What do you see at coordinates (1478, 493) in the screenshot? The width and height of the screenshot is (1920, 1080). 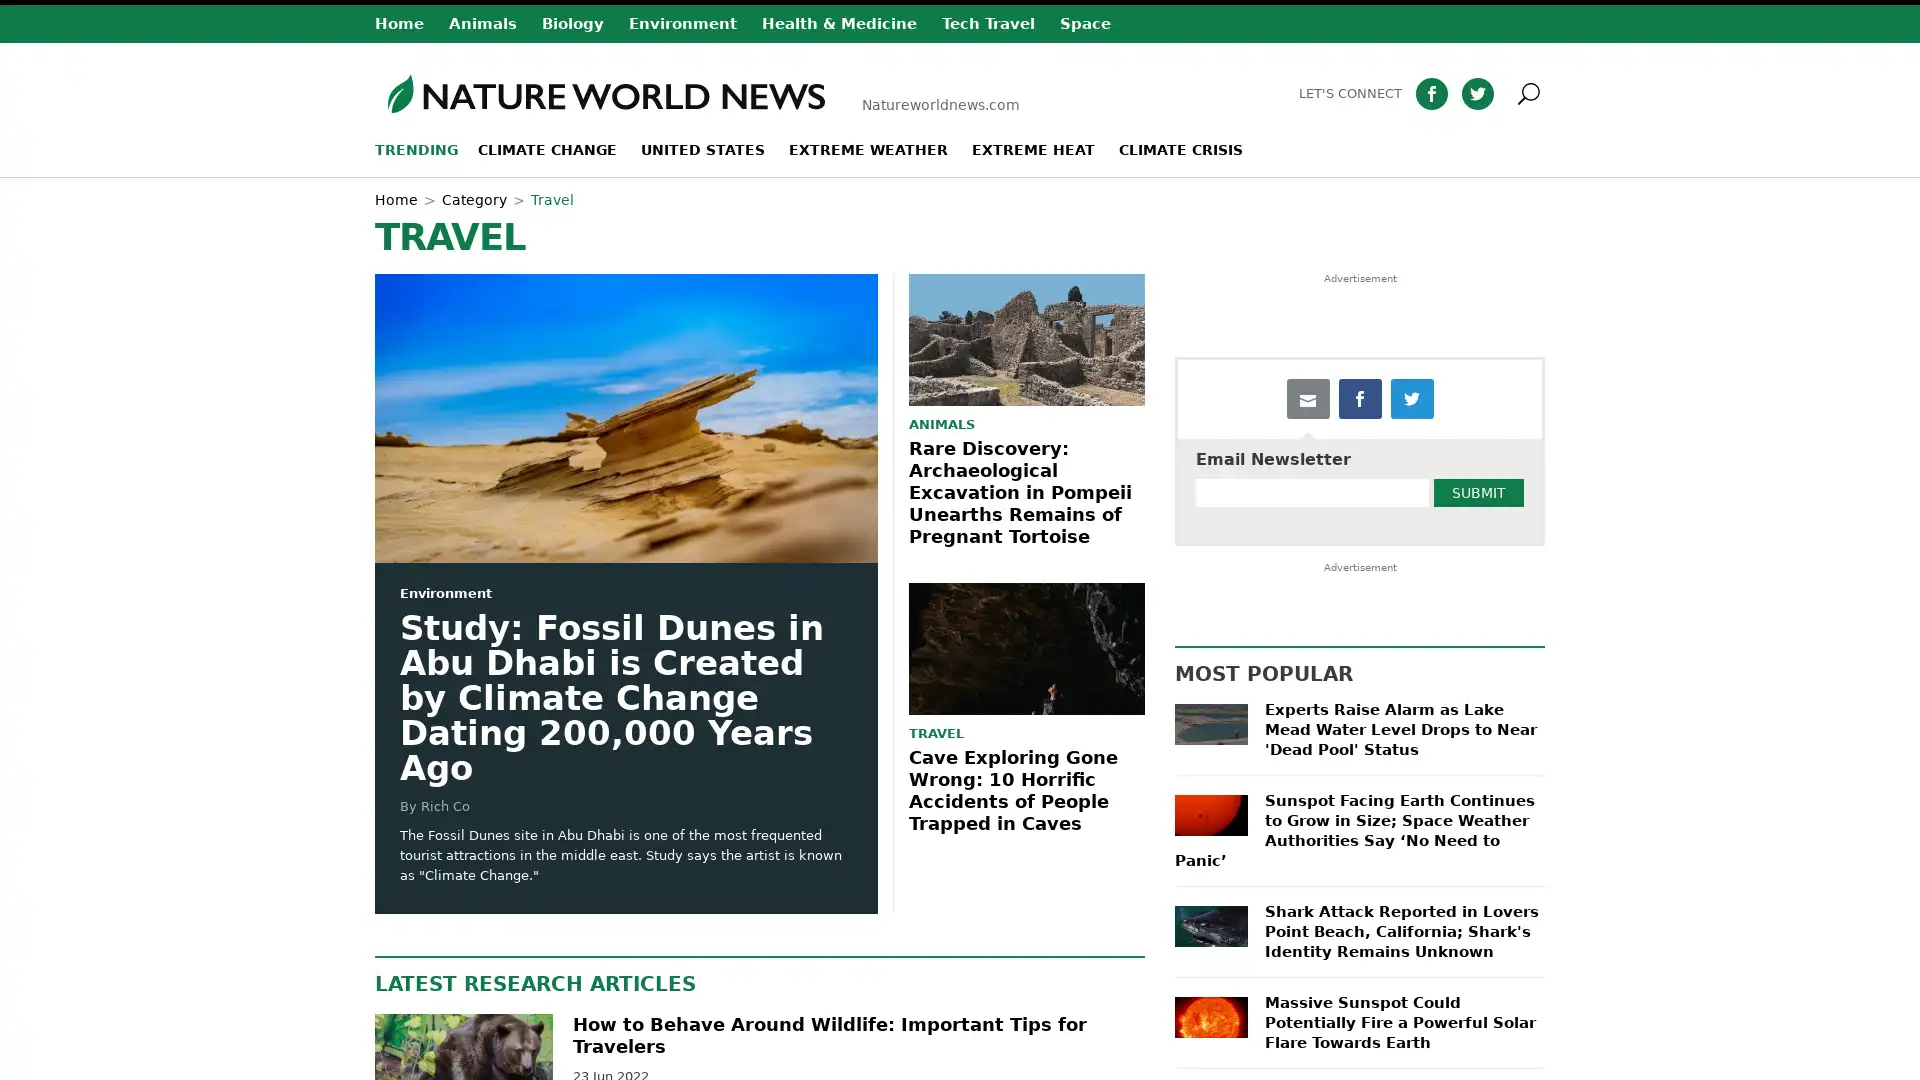 I see `Submit` at bounding box center [1478, 493].